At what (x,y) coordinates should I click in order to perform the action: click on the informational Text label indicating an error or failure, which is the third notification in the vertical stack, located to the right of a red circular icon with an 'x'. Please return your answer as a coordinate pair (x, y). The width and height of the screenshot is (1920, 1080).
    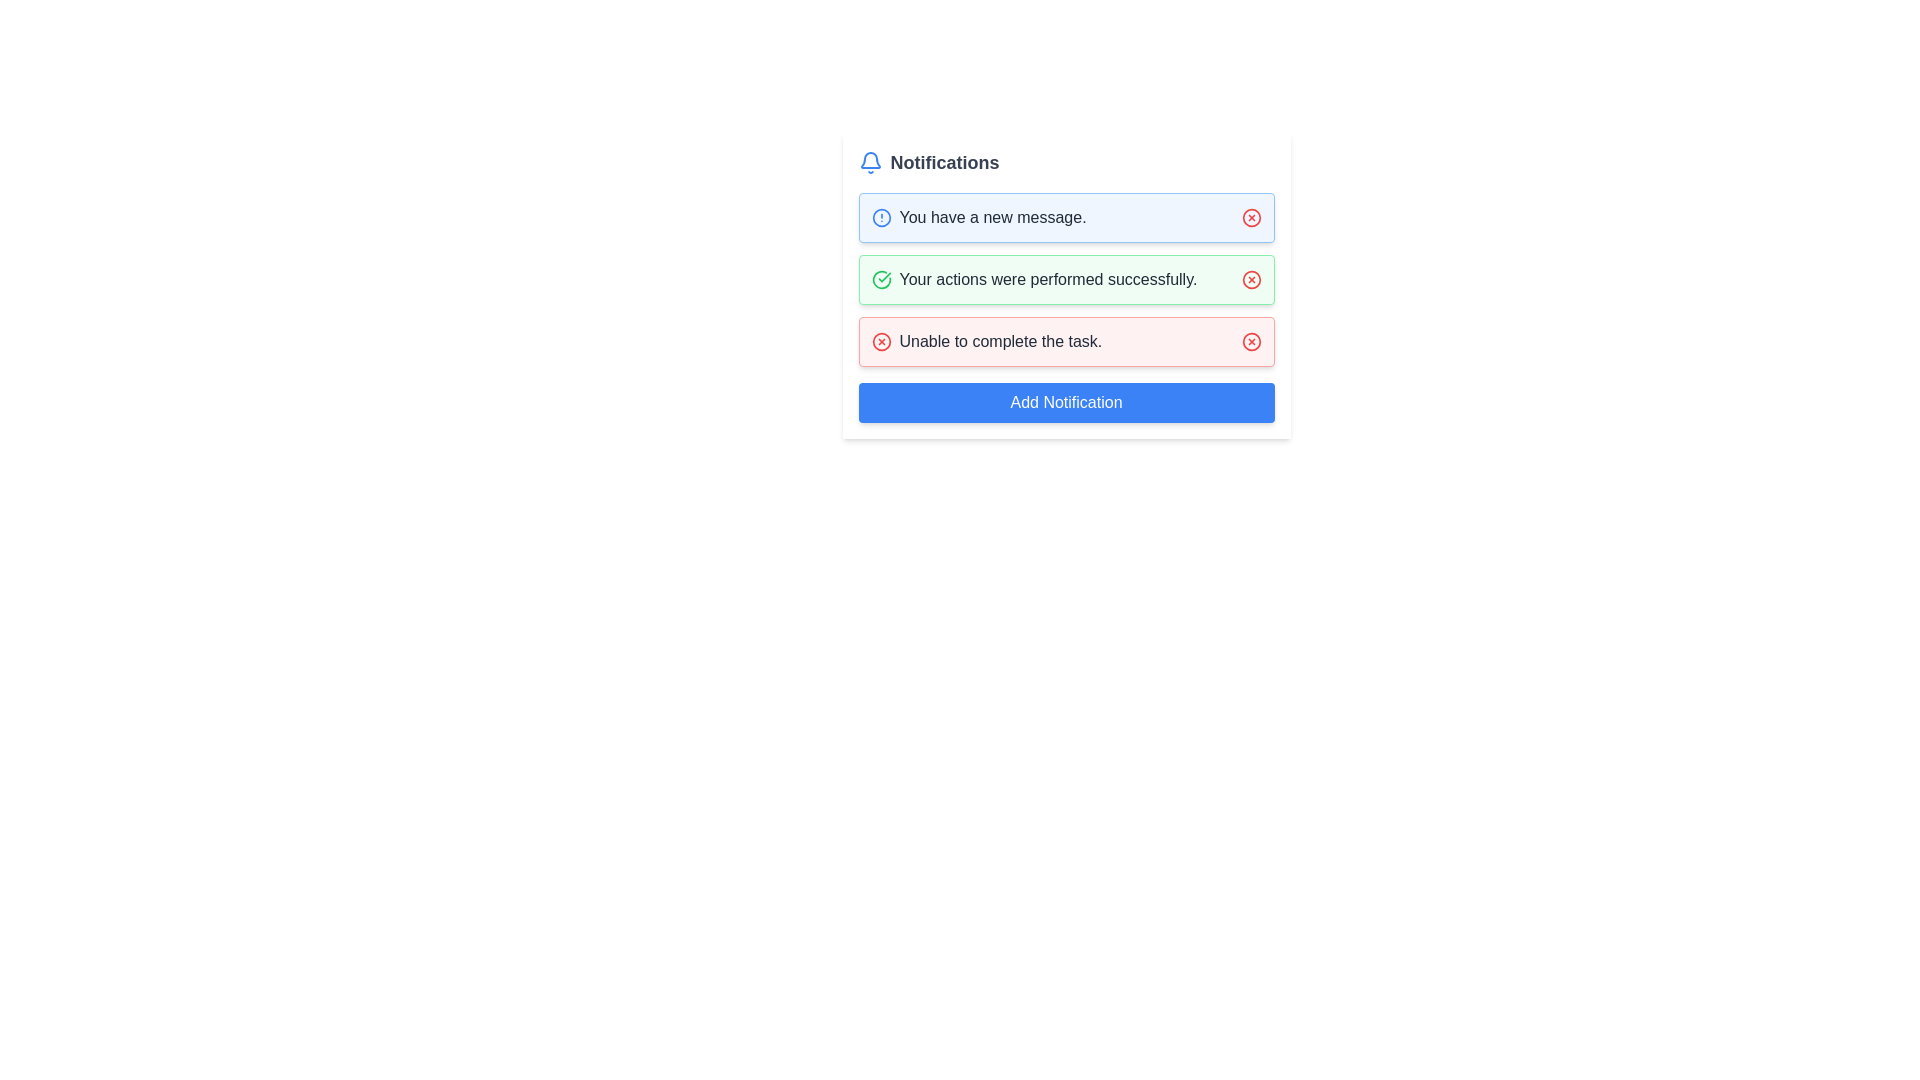
    Looking at the image, I should click on (1000, 341).